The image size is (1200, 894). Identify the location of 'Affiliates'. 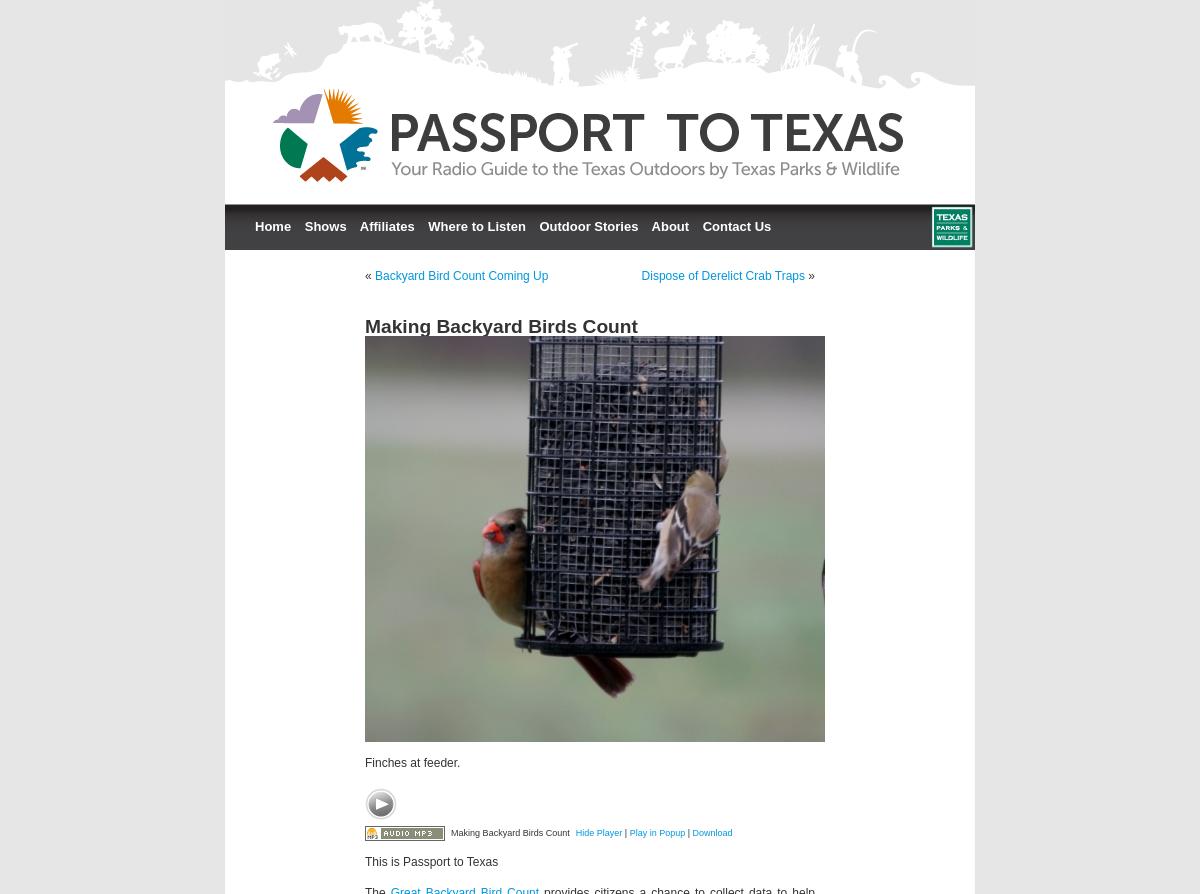
(386, 225).